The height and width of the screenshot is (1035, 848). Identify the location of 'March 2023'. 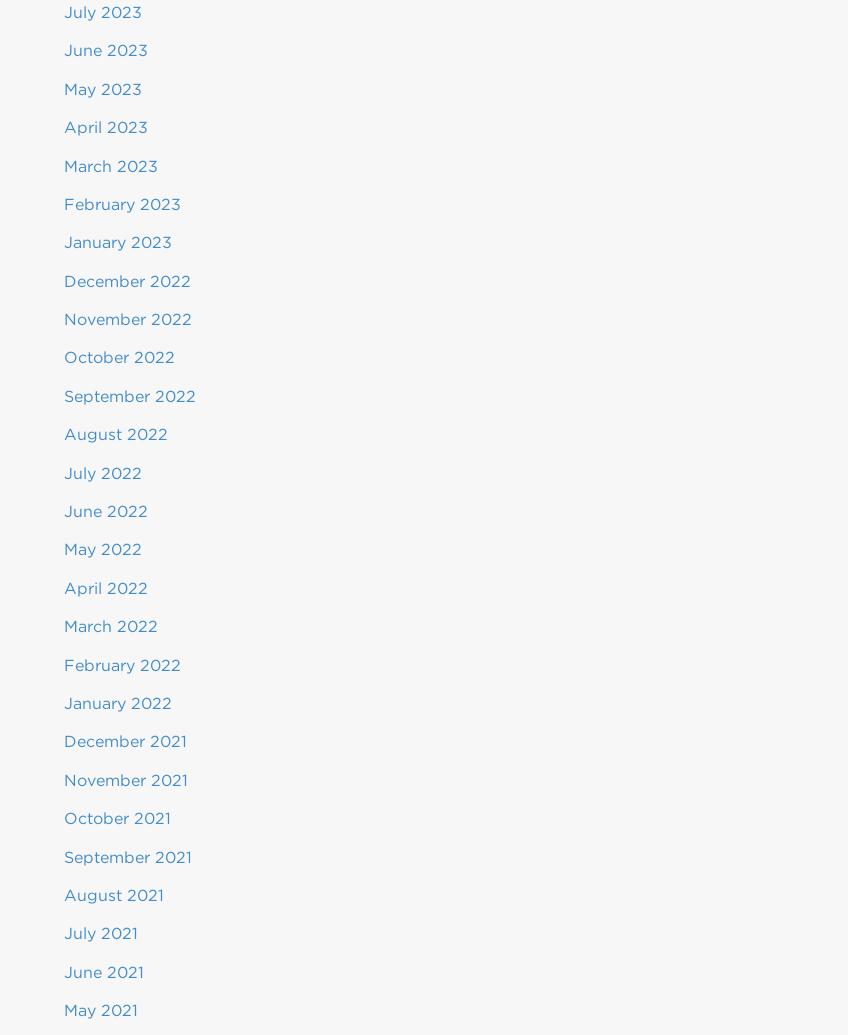
(110, 165).